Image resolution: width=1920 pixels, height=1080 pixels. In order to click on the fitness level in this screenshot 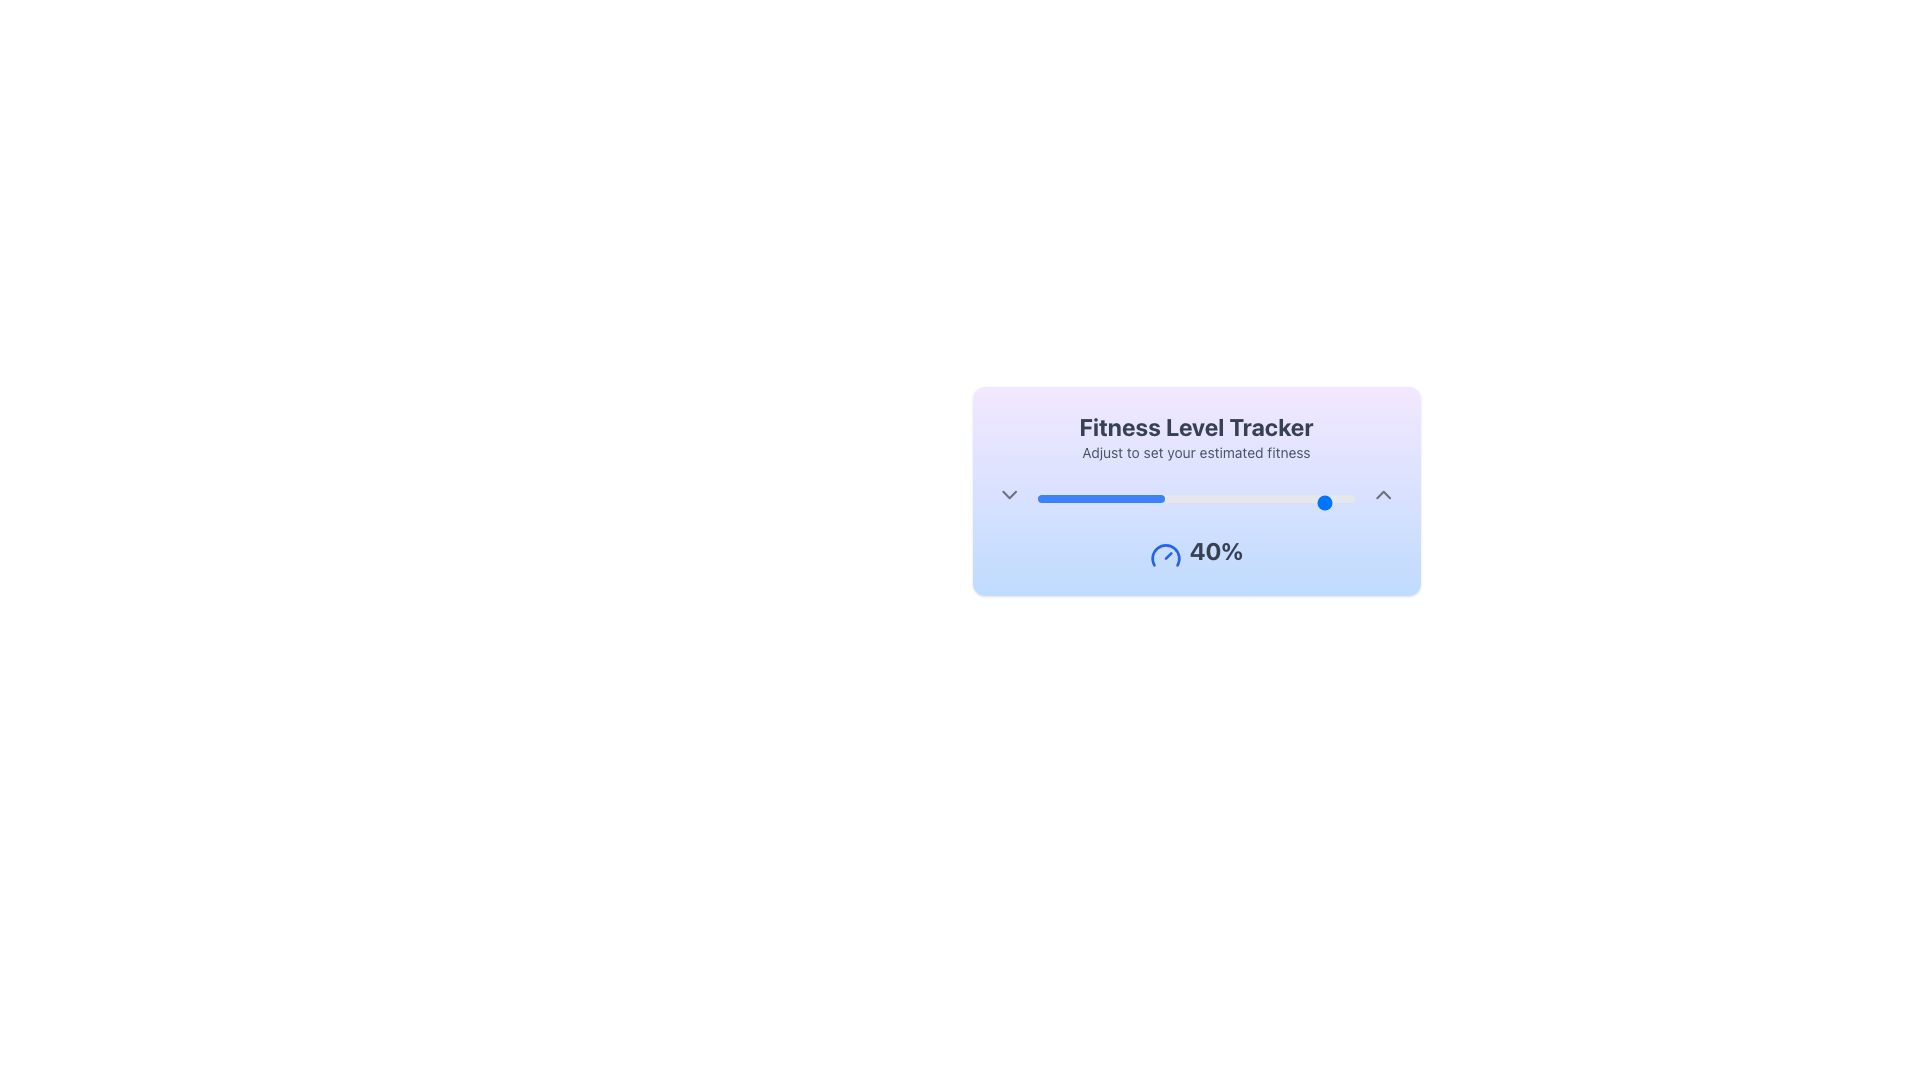, I will do `click(1084, 497)`.